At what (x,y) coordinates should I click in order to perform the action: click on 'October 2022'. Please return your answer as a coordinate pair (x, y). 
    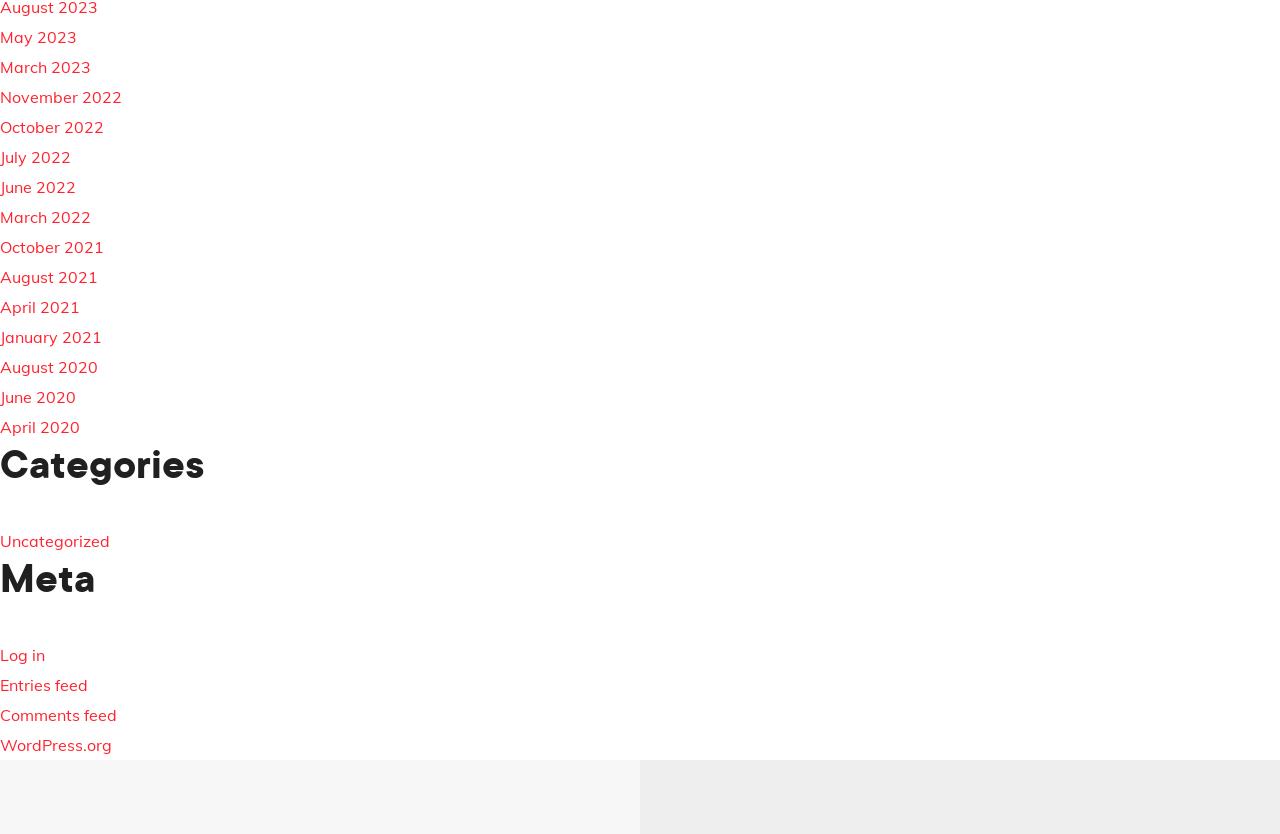
    Looking at the image, I should click on (51, 126).